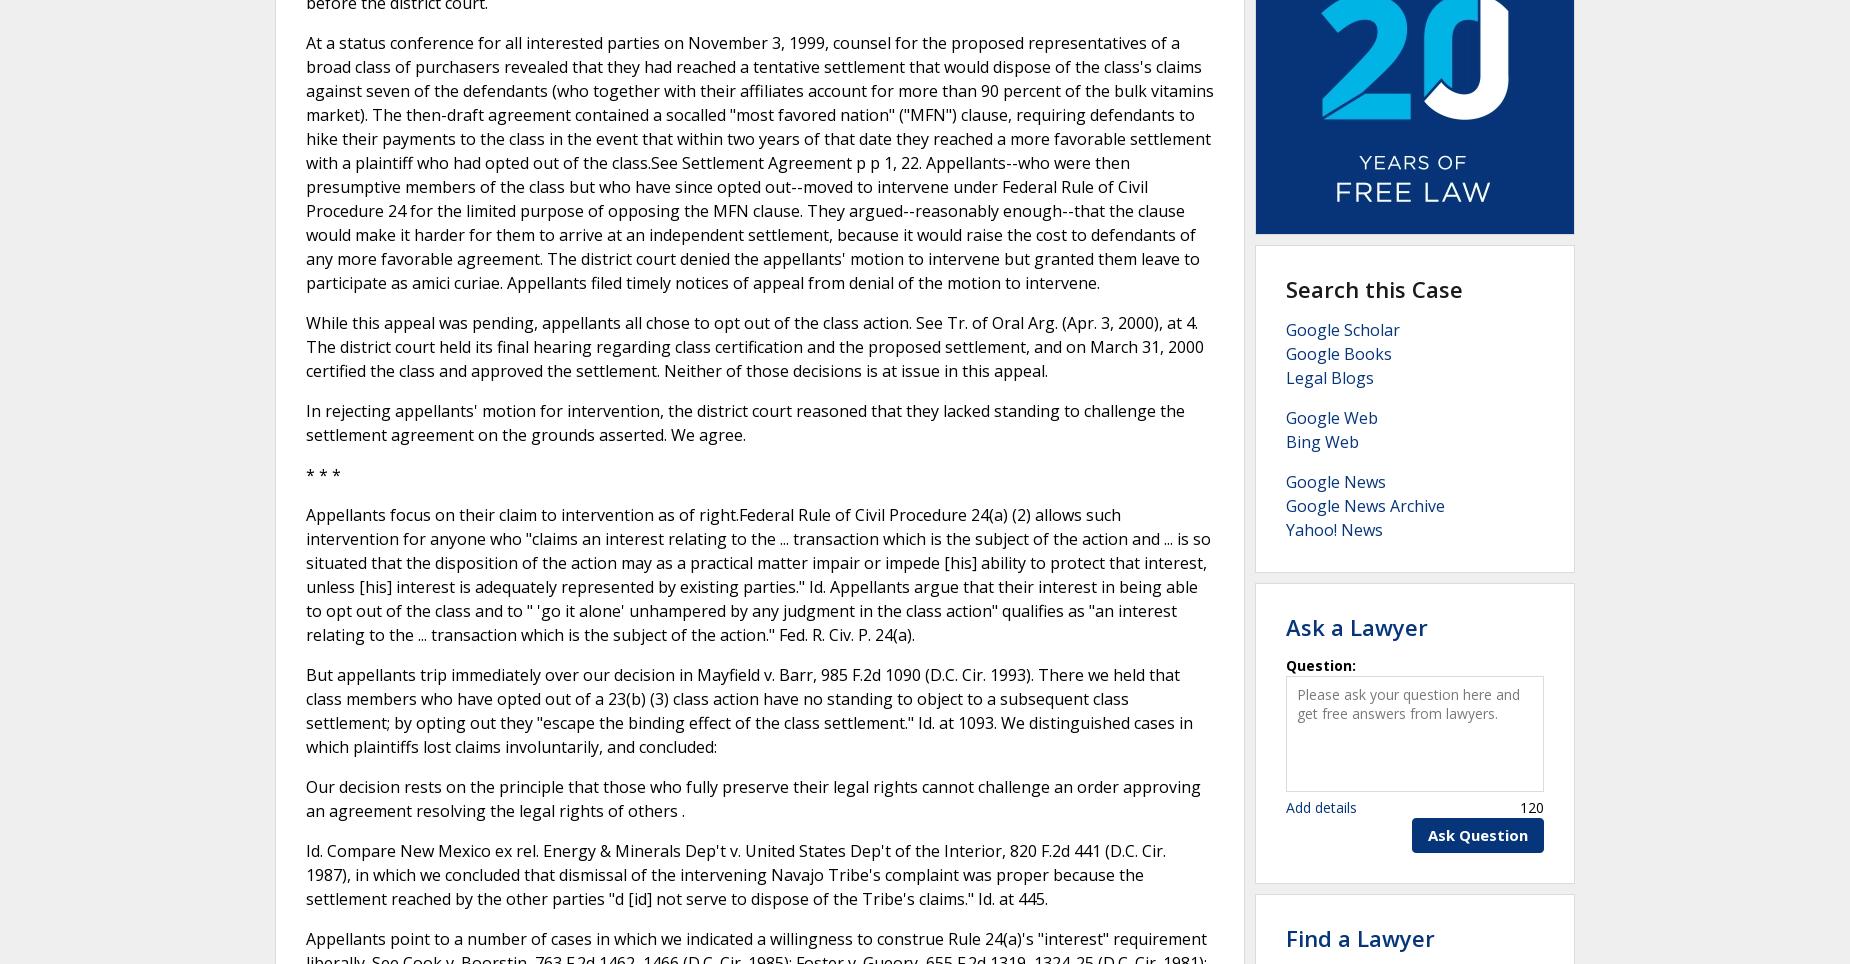 This screenshot has width=1850, height=964. What do you see at coordinates (304, 709) in the screenshot?
I see `'But appellants trip immediately over our decision in Mayfield v. Barr, 985 F.2d 1090 (D.C. Cir. 1993). There we held that class members who have opted out of a 23(b) (3) class action have no standing to object to a subsequent class settlement; by opting out they "escape the binding effect of the class settlement." Id. at 1093. We distinguished cases in which plaintiffs lost claims involuntarily, and concluded:'` at bounding box center [304, 709].